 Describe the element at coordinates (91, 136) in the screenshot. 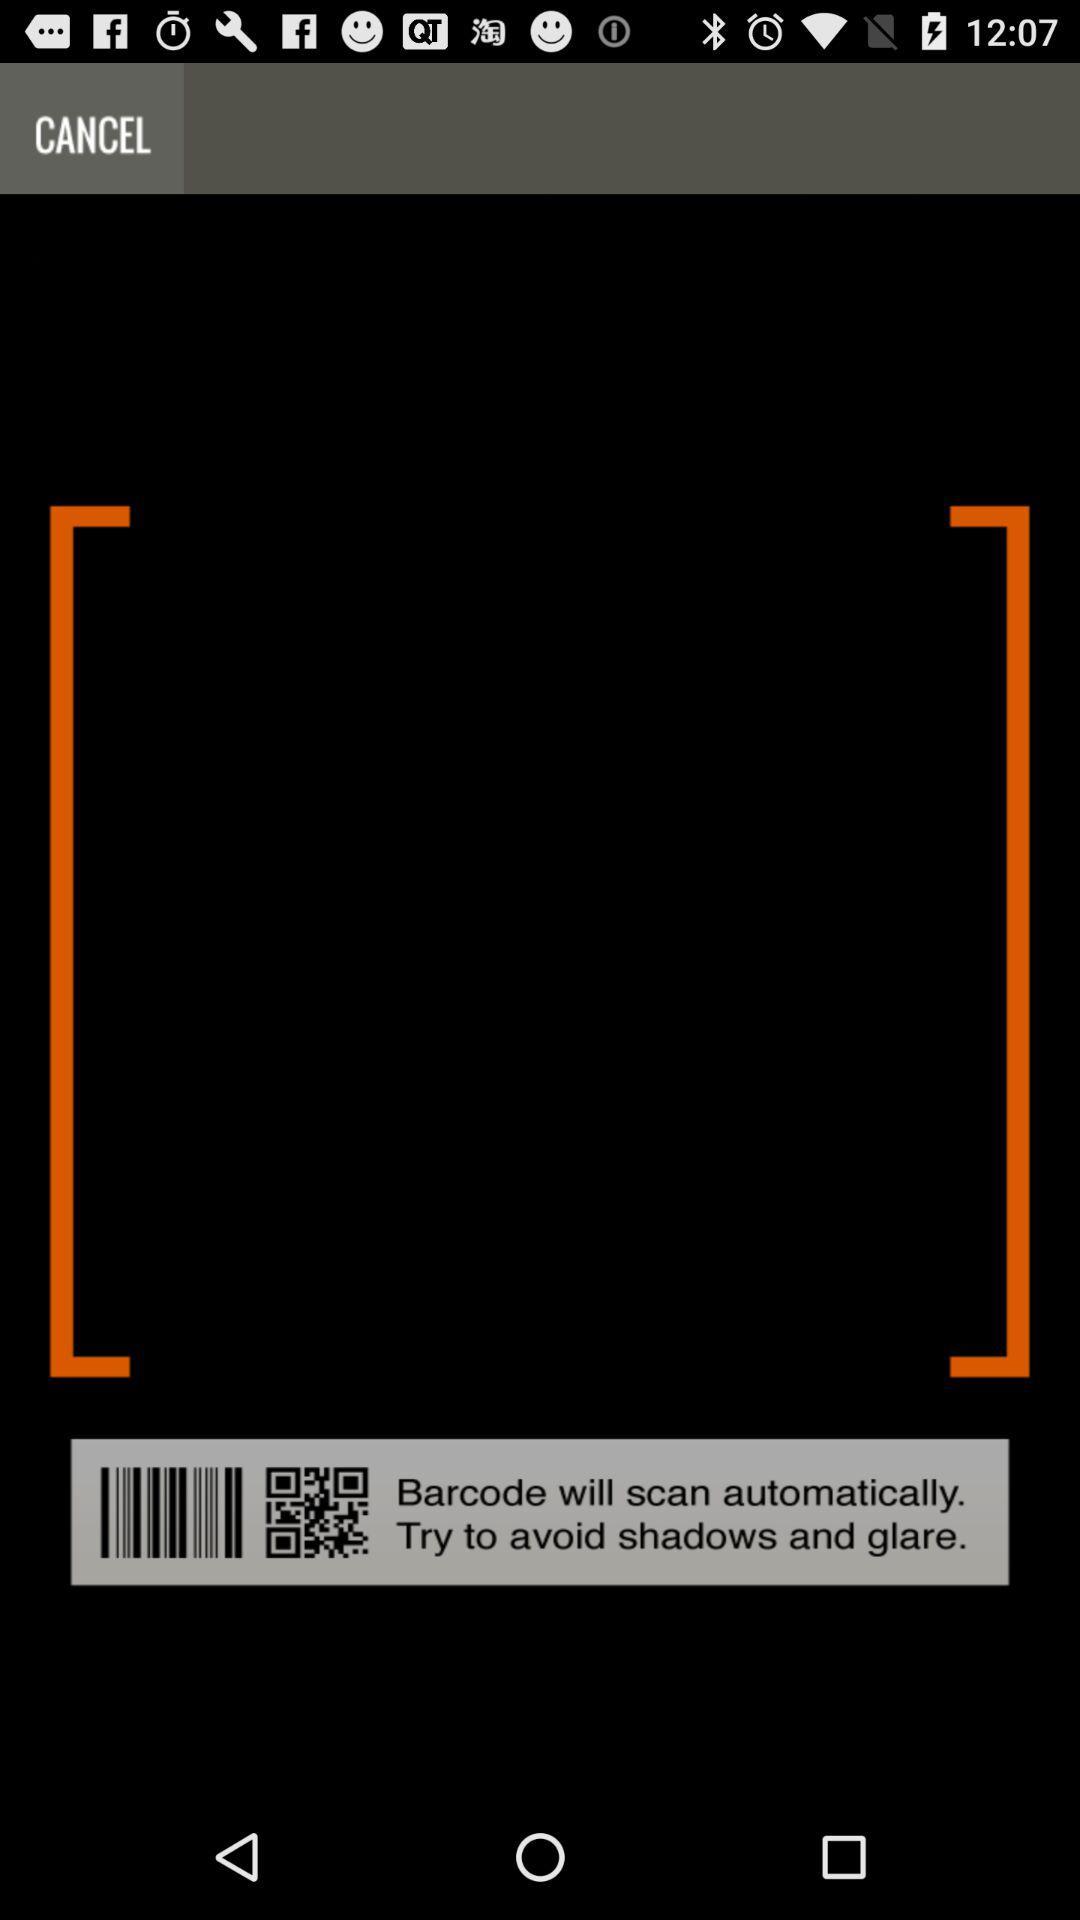

I see `the font icon` at that location.